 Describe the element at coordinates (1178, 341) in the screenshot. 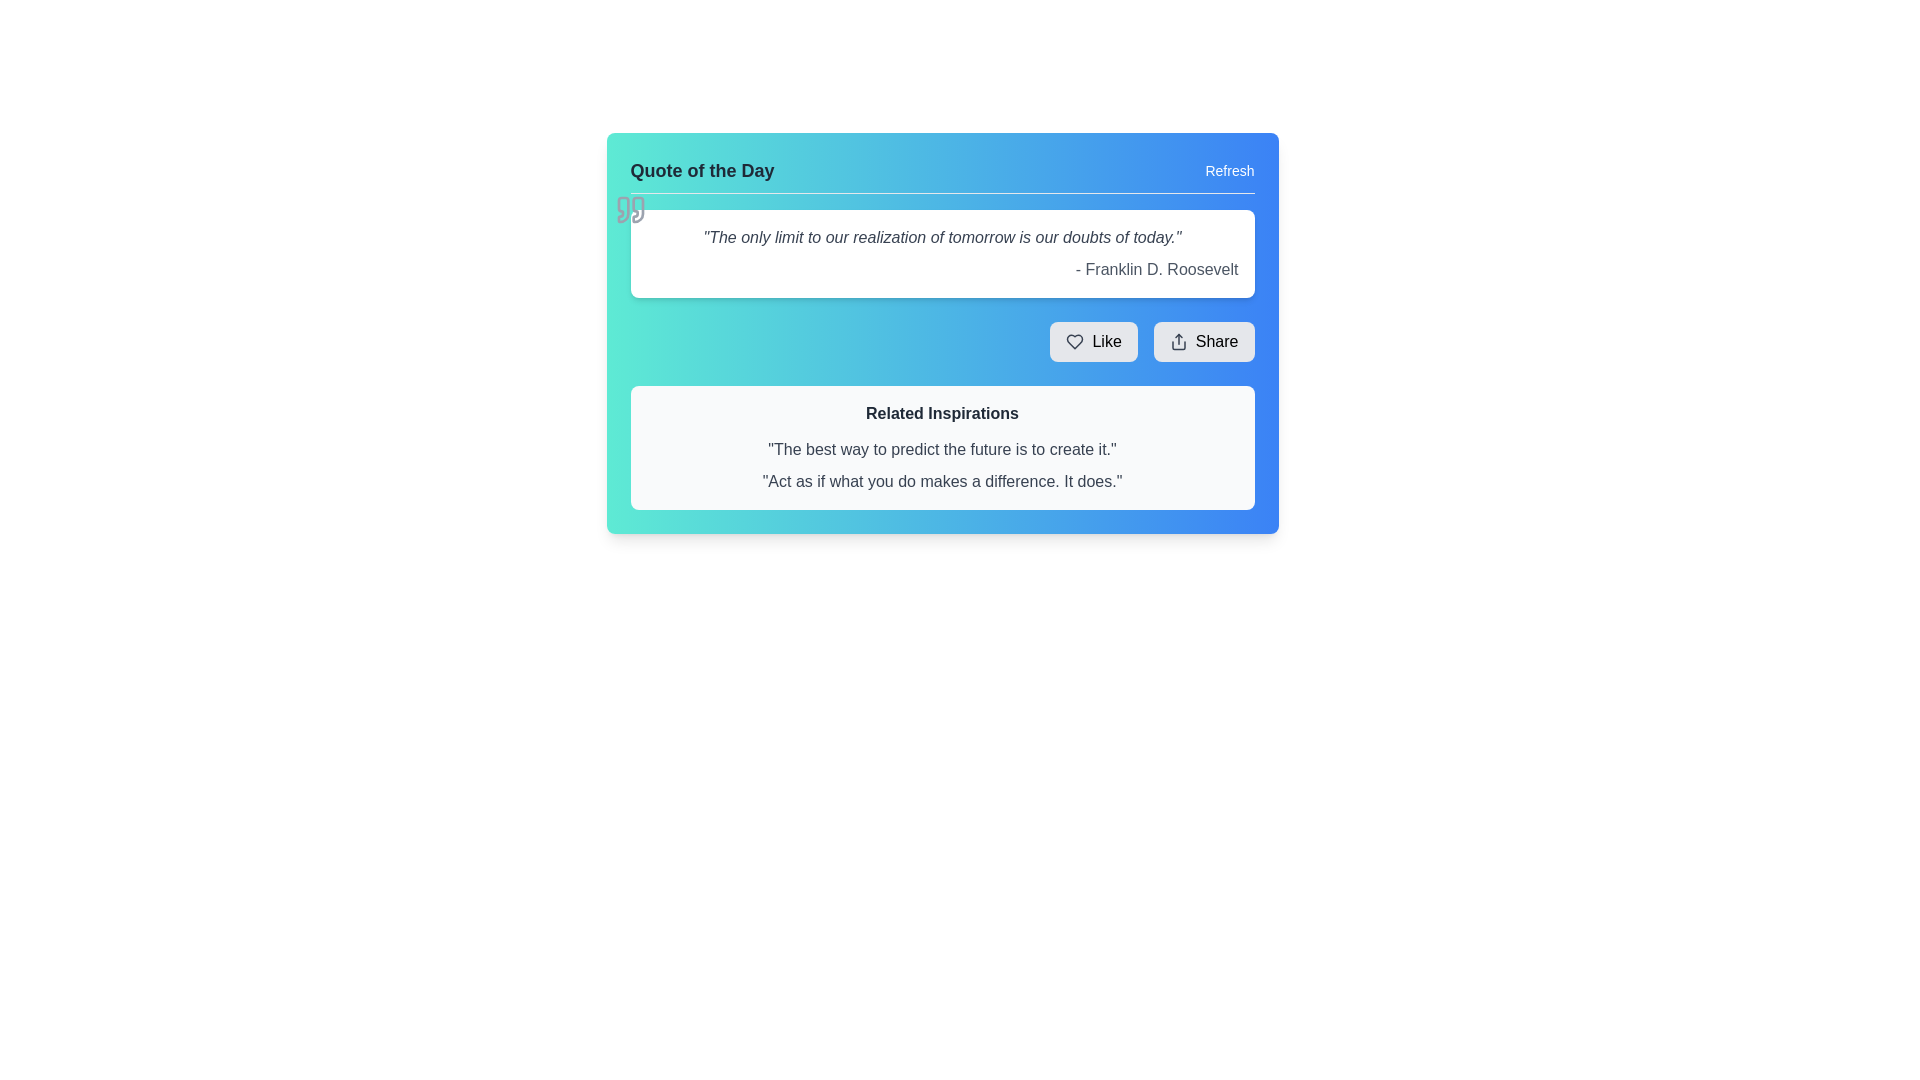

I see `the 'Share' icon located within the rounded rectangular button labeled 'Share'` at that location.